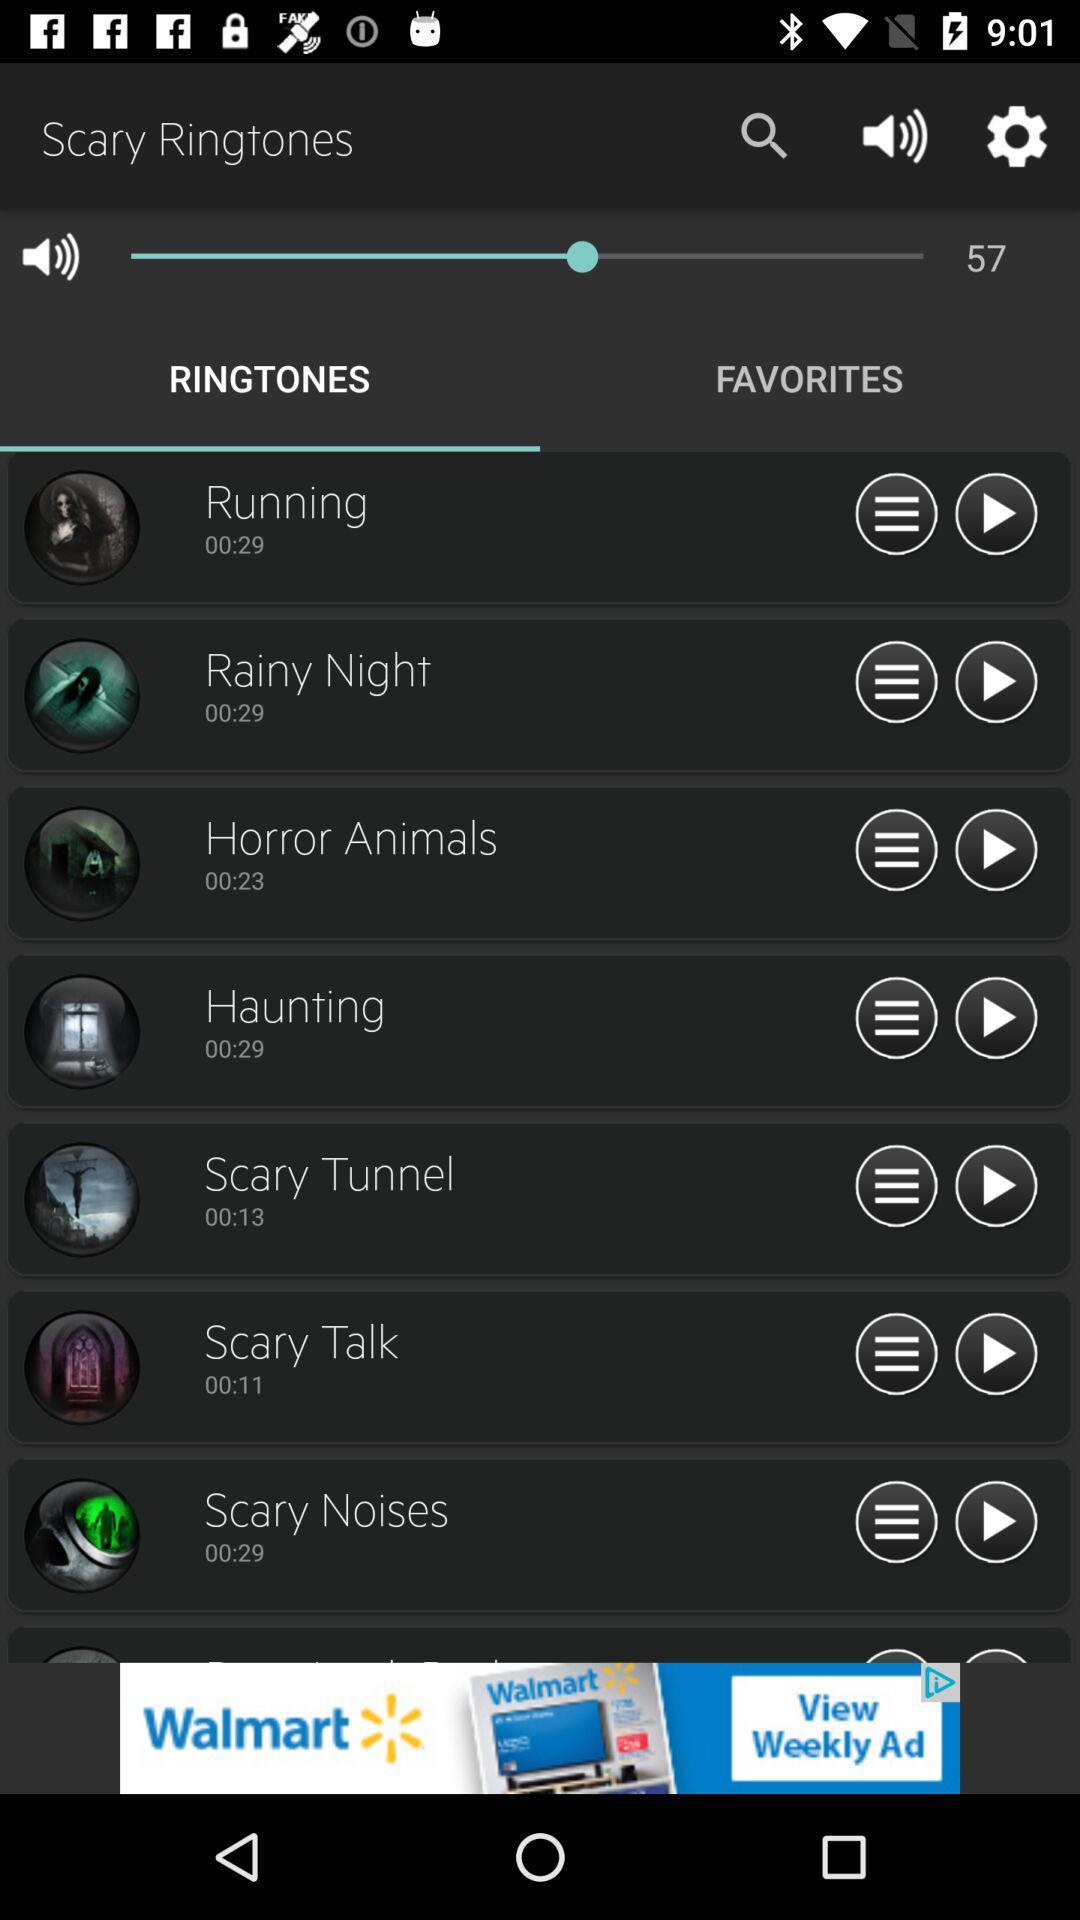 The image size is (1080, 1920). I want to click on the music, so click(995, 683).